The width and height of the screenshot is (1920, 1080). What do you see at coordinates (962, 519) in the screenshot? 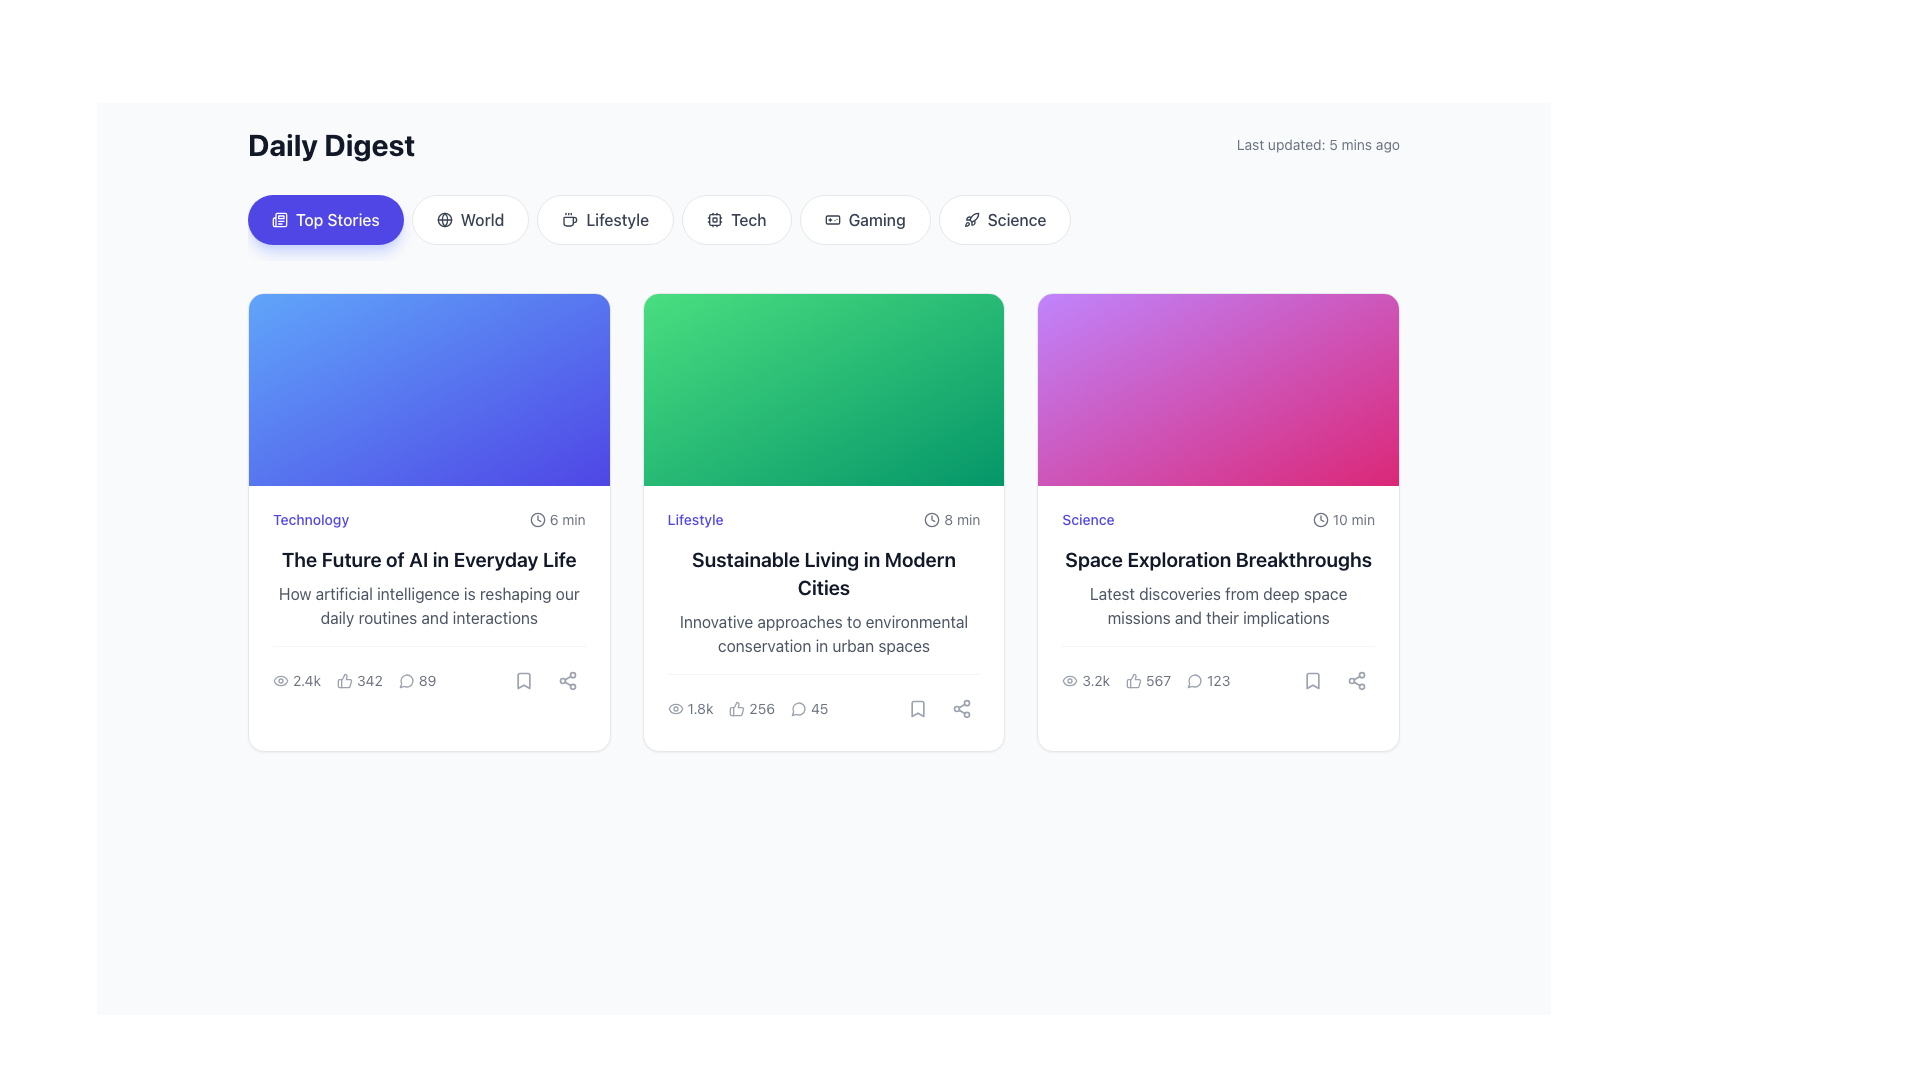
I see `the text label displaying '8 min' in gray color, located in the second card under the 'Lifestyle' heading` at bounding box center [962, 519].